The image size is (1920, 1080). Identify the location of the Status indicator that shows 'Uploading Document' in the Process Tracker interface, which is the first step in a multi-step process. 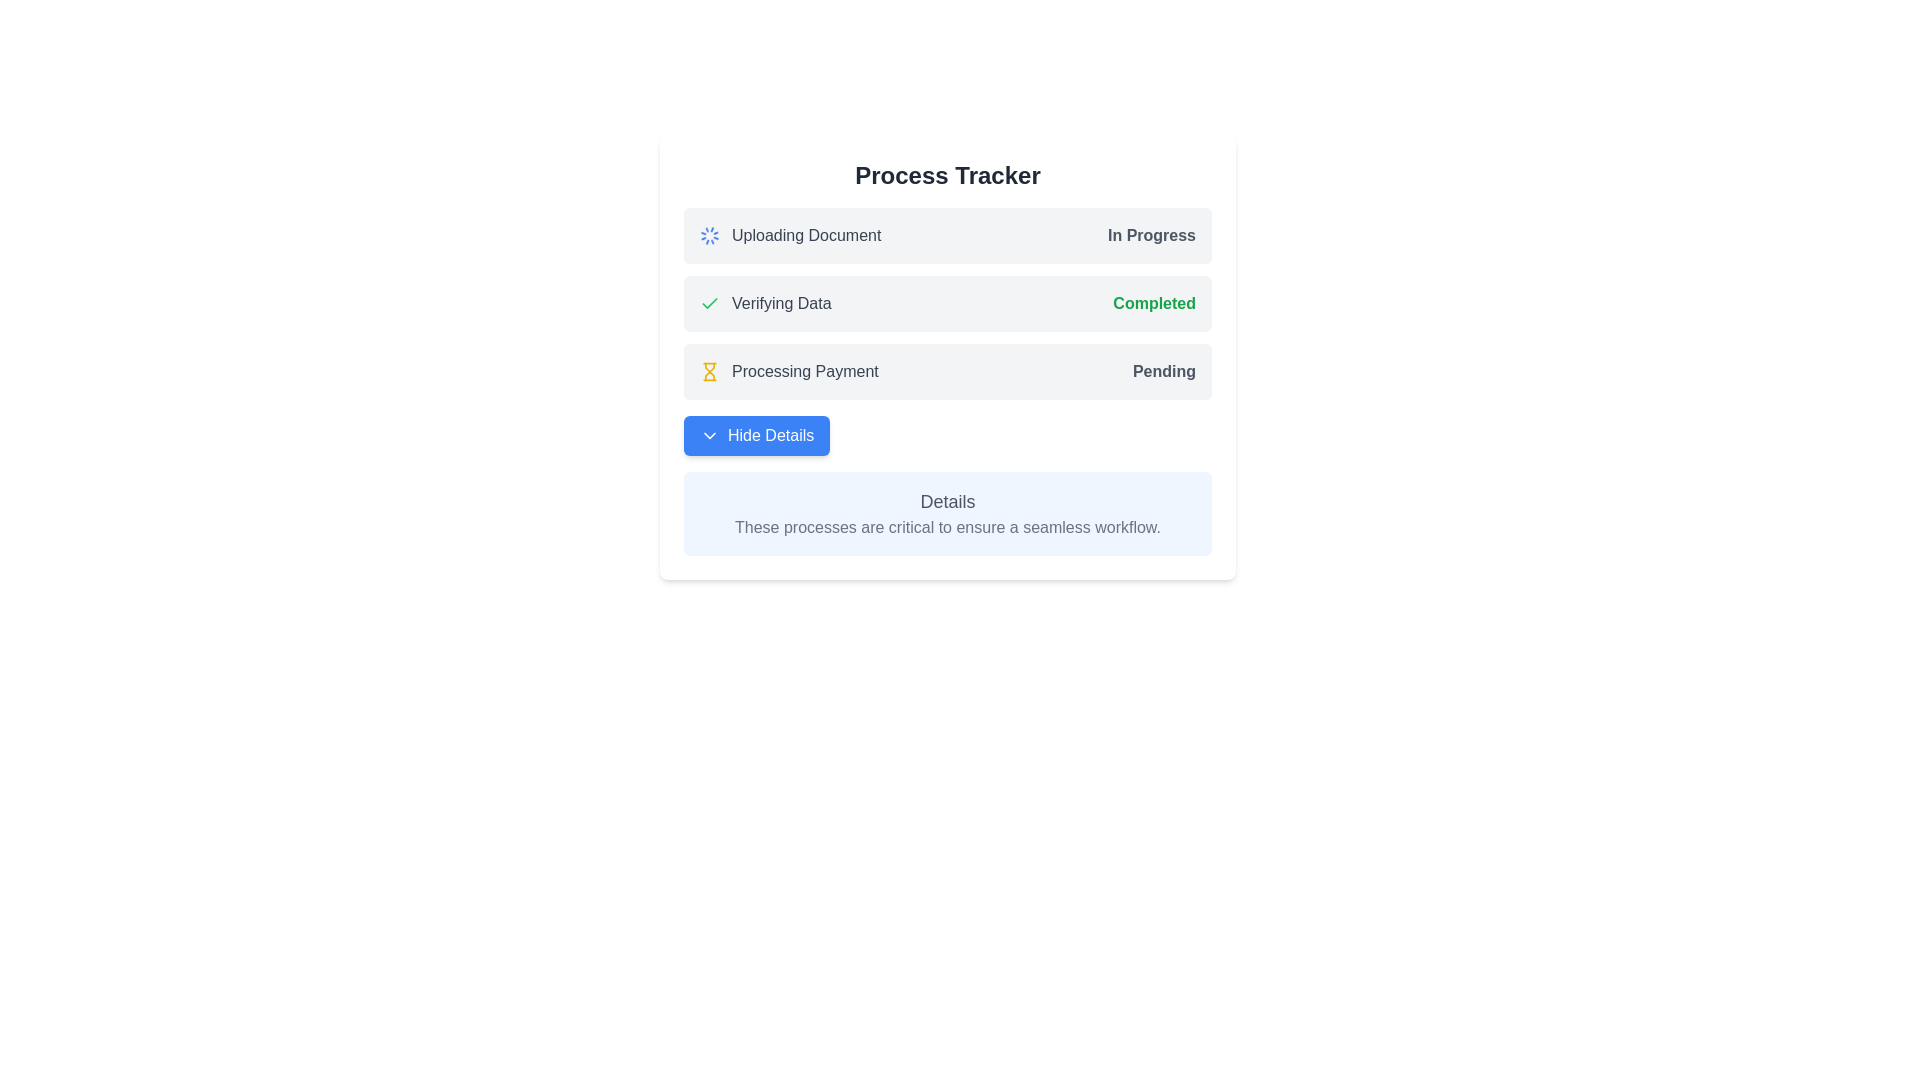
(947, 234).